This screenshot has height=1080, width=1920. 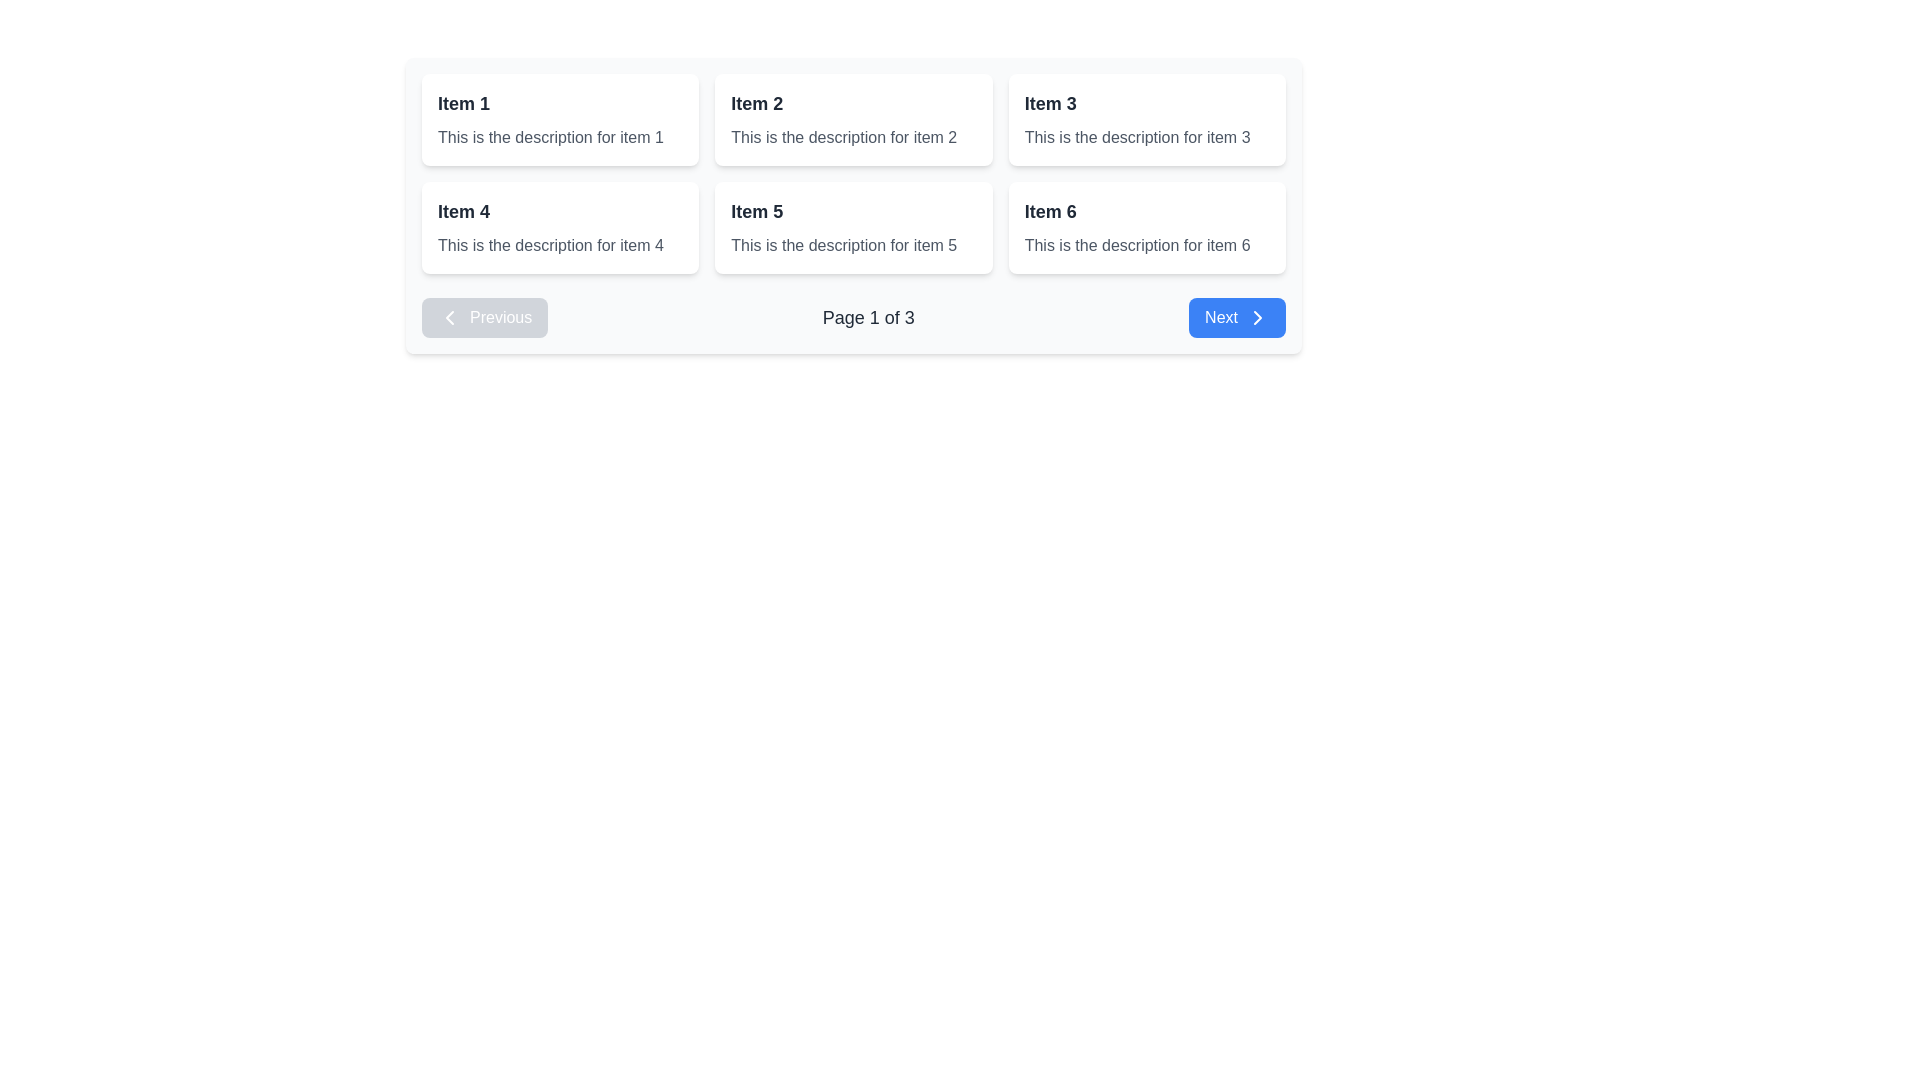 I want to click on the text label reading 'This is the description for item 6', located under the heading 'Item 6' in the lower right corner of the grid layout to potentially trigger a tooltip or highlight, so click(x=1137, y=245).